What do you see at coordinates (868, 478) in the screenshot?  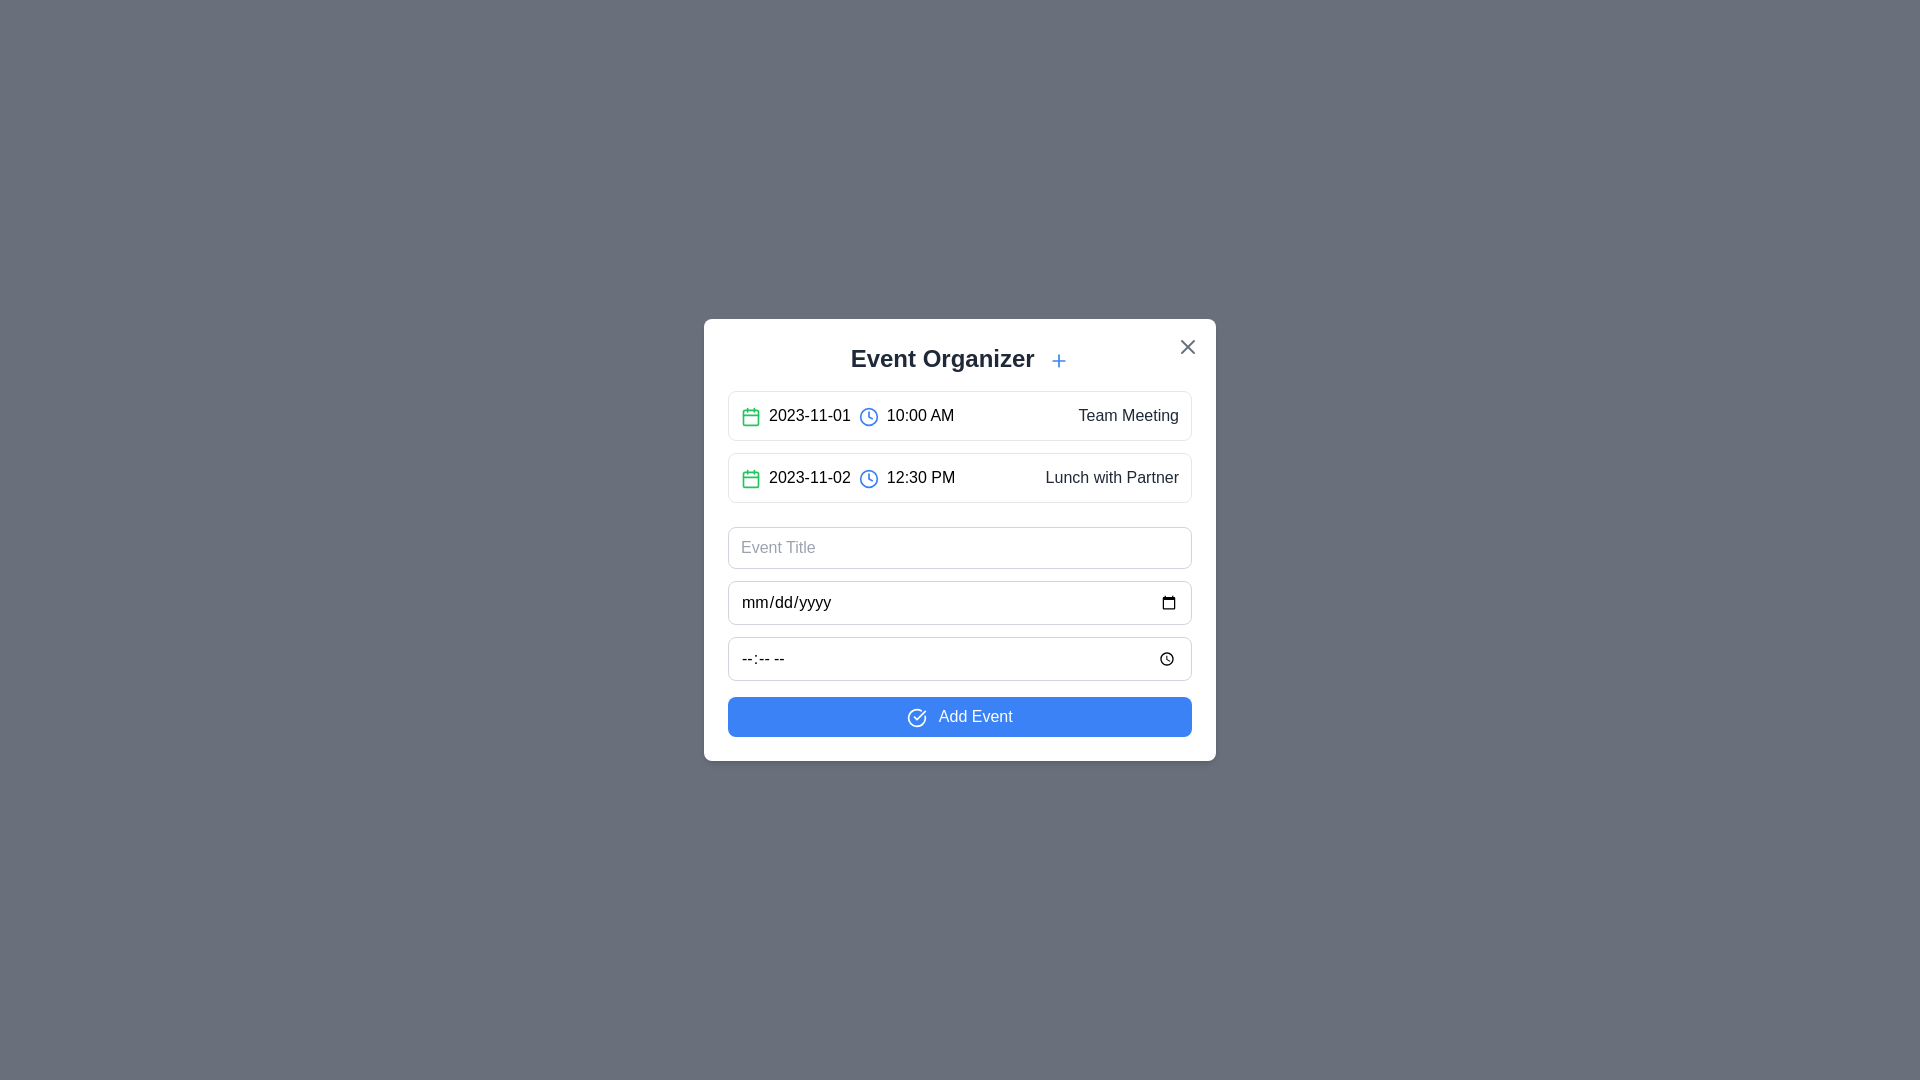 I see `the clock icon that indicates the time associated with the event entry on the date-time display for the event dated 2023-11-02, positioned to the right of the date and before the time text '12:30 PM'` at bounding box center [868, 478].